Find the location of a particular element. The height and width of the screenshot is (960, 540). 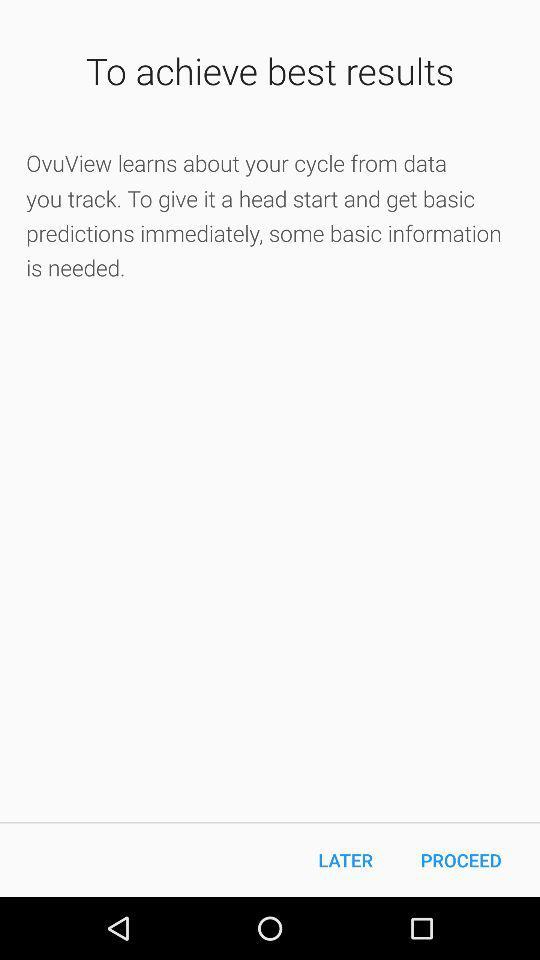

the icon next to proceed item is located at coordinates (344, 859).